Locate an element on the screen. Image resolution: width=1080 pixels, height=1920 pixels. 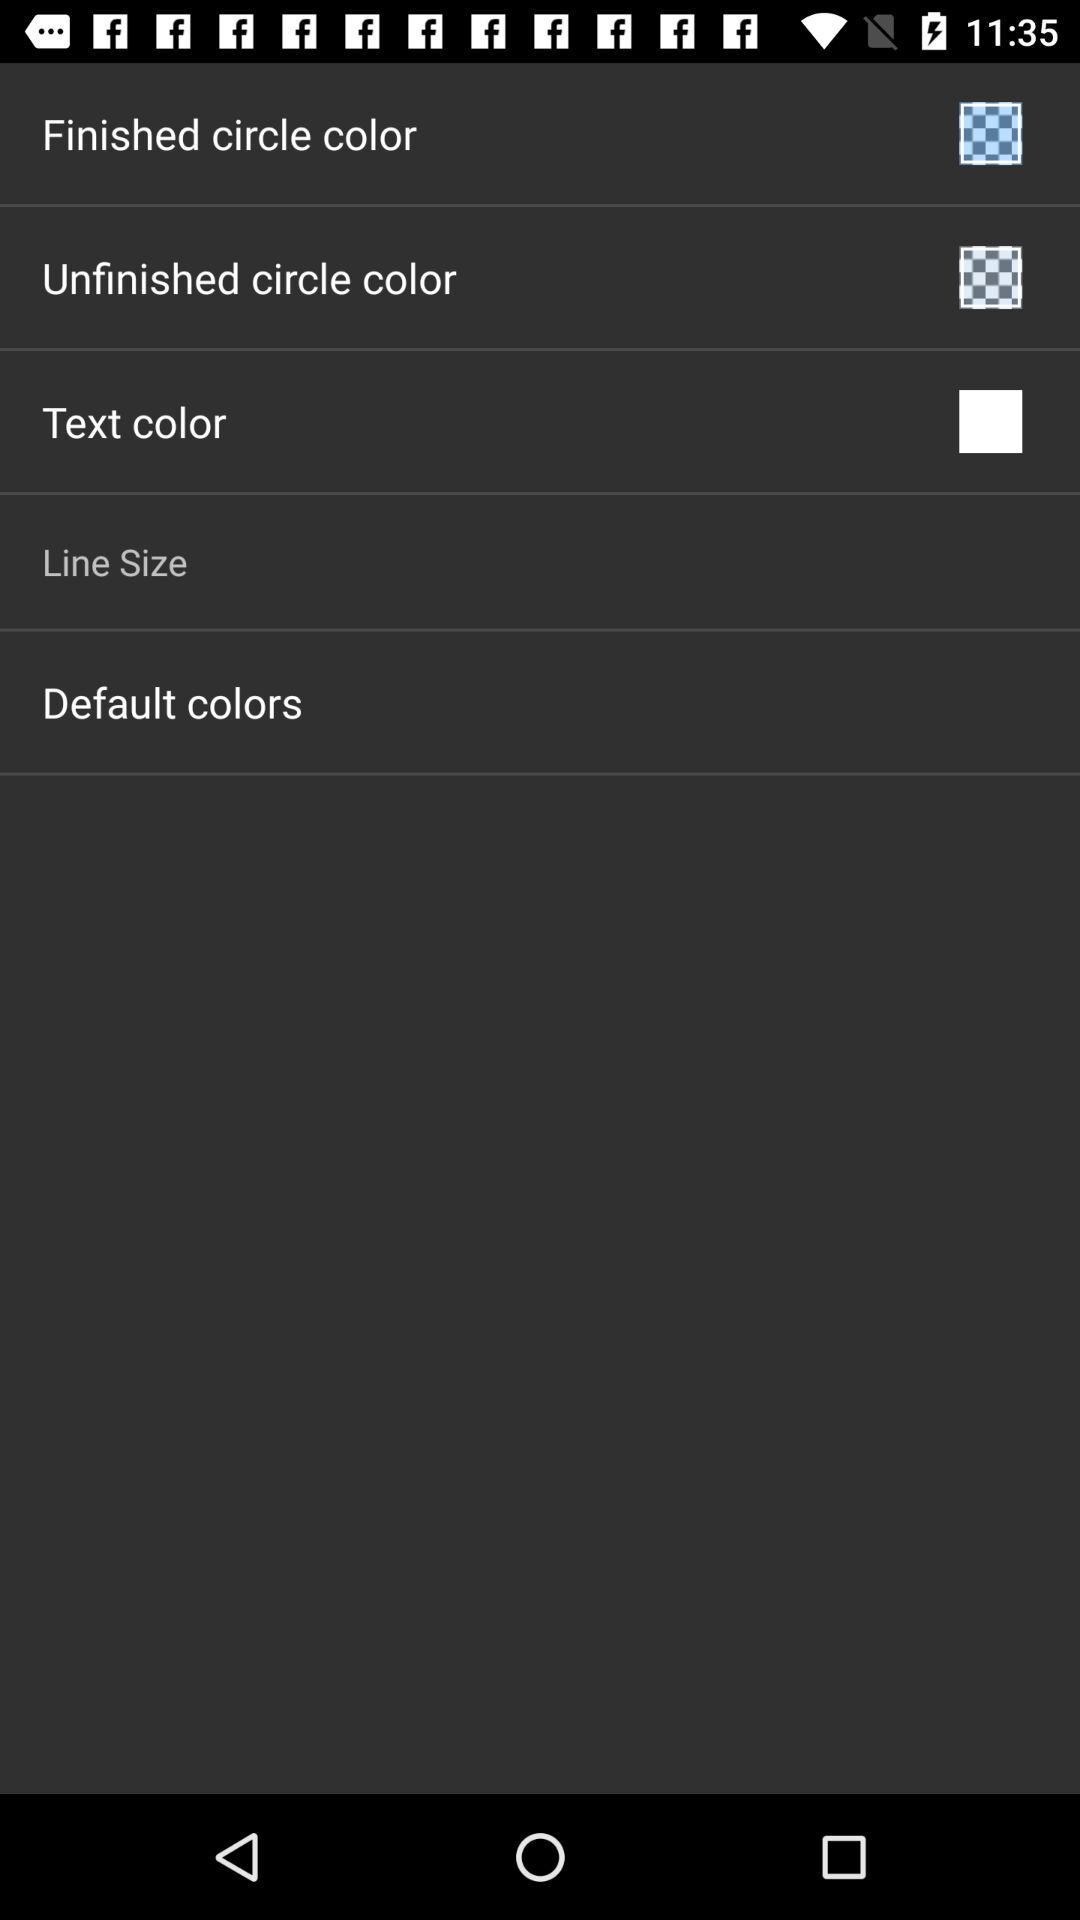
the app below the line size item is located at coordinates (171, 701).